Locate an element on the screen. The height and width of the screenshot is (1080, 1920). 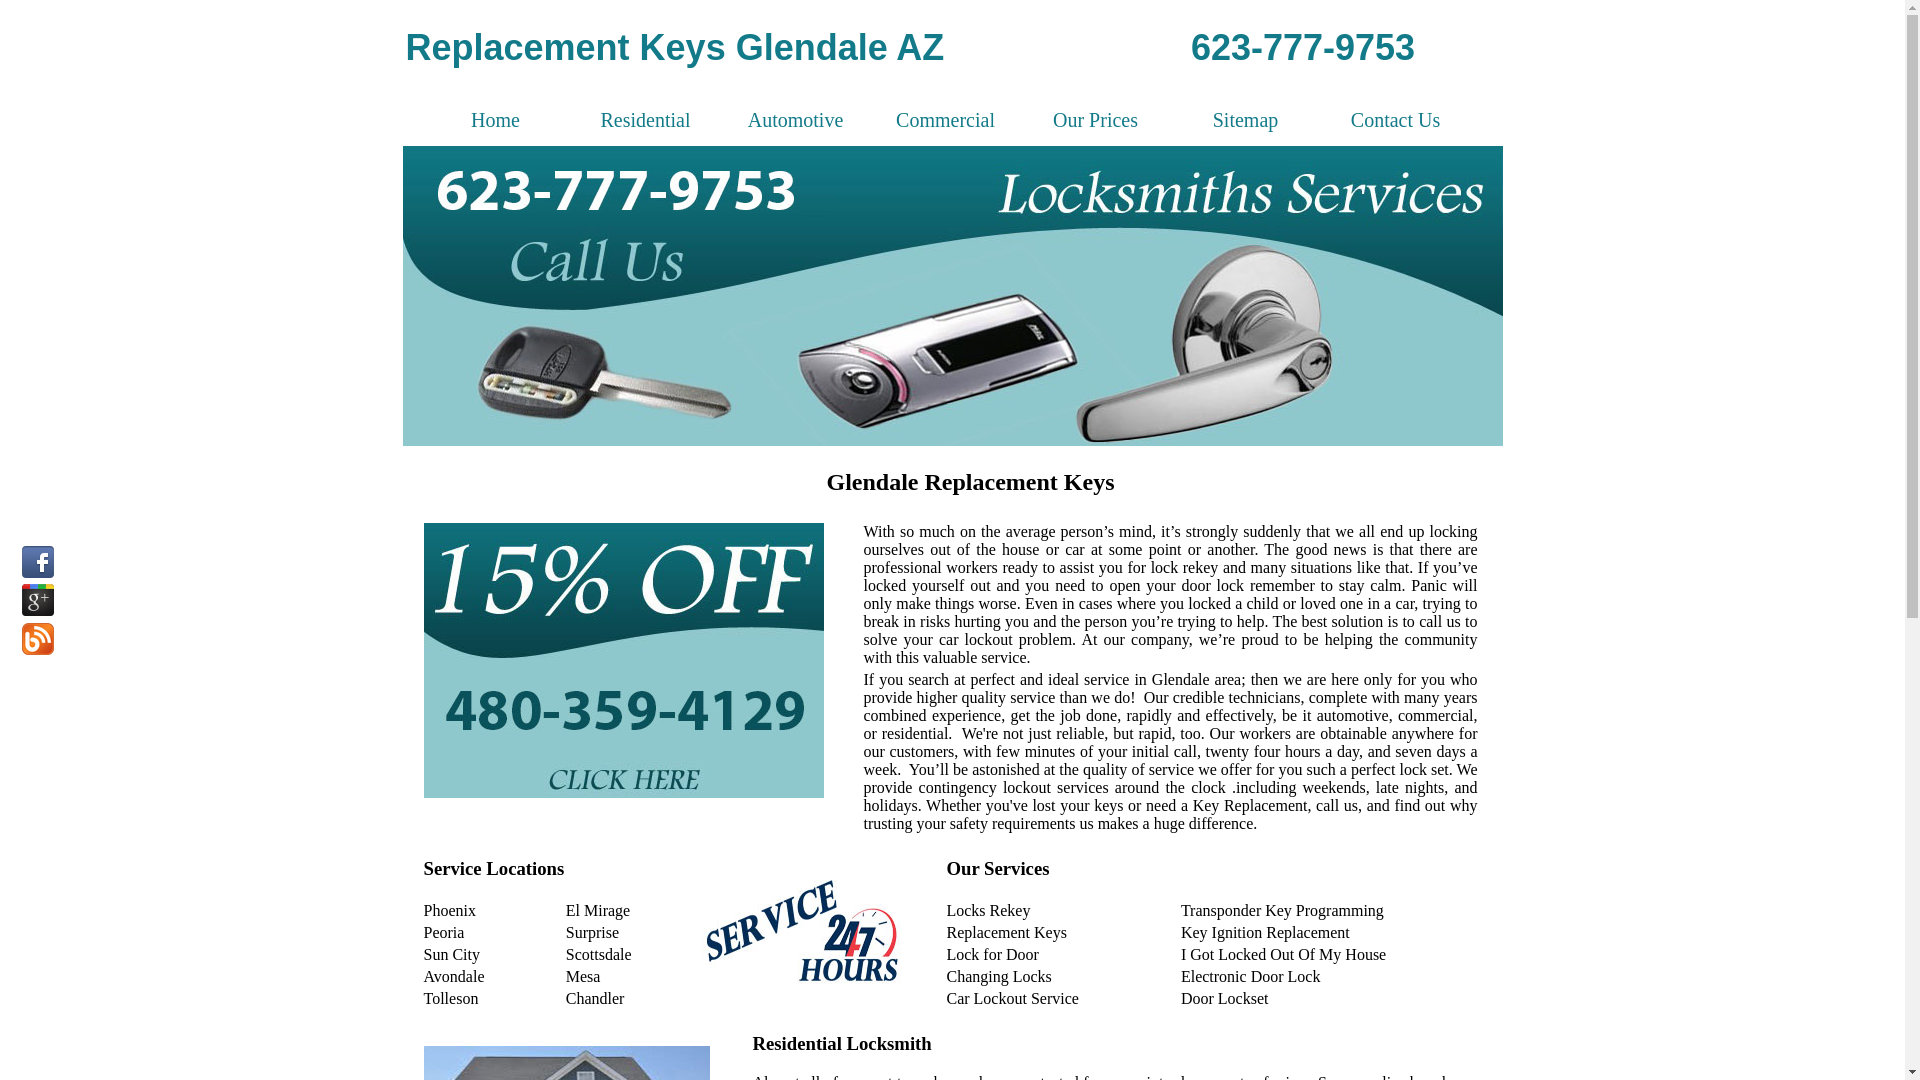
'Phoenix' is located at coordinates (449, 910).